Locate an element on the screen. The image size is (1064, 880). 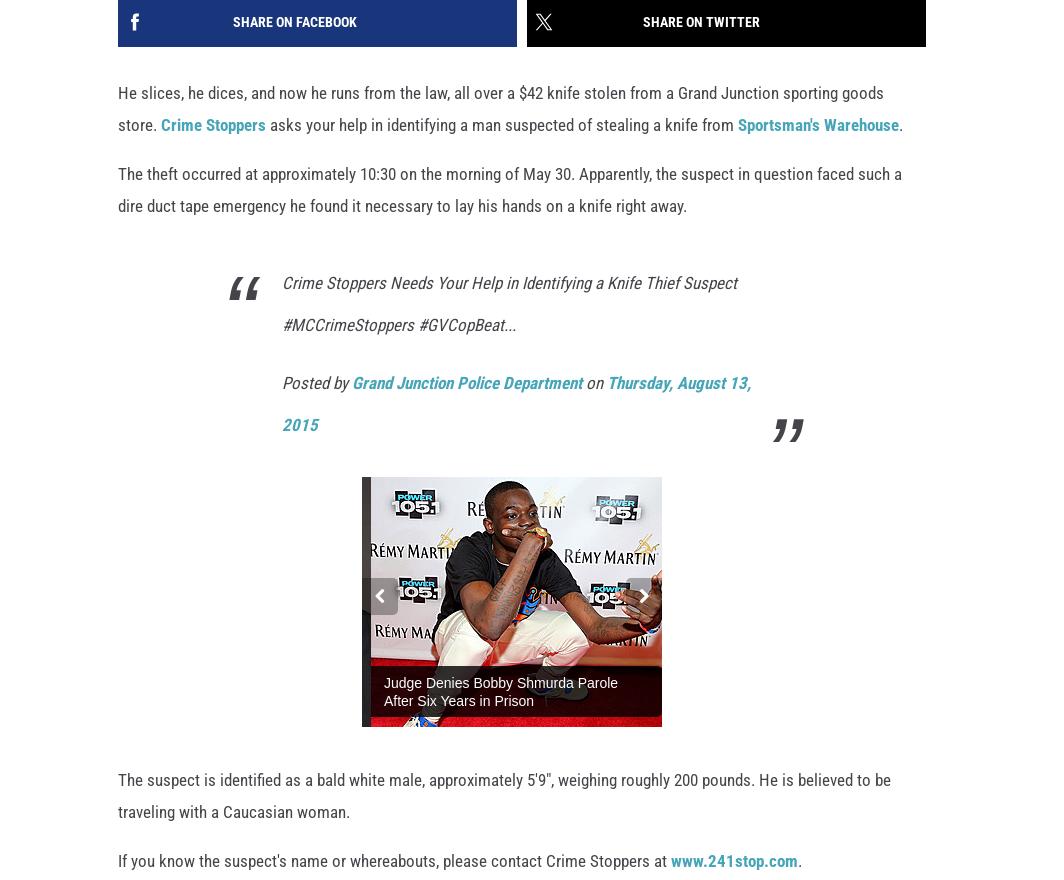
'Posted by' is located at coordinates (316, 383).